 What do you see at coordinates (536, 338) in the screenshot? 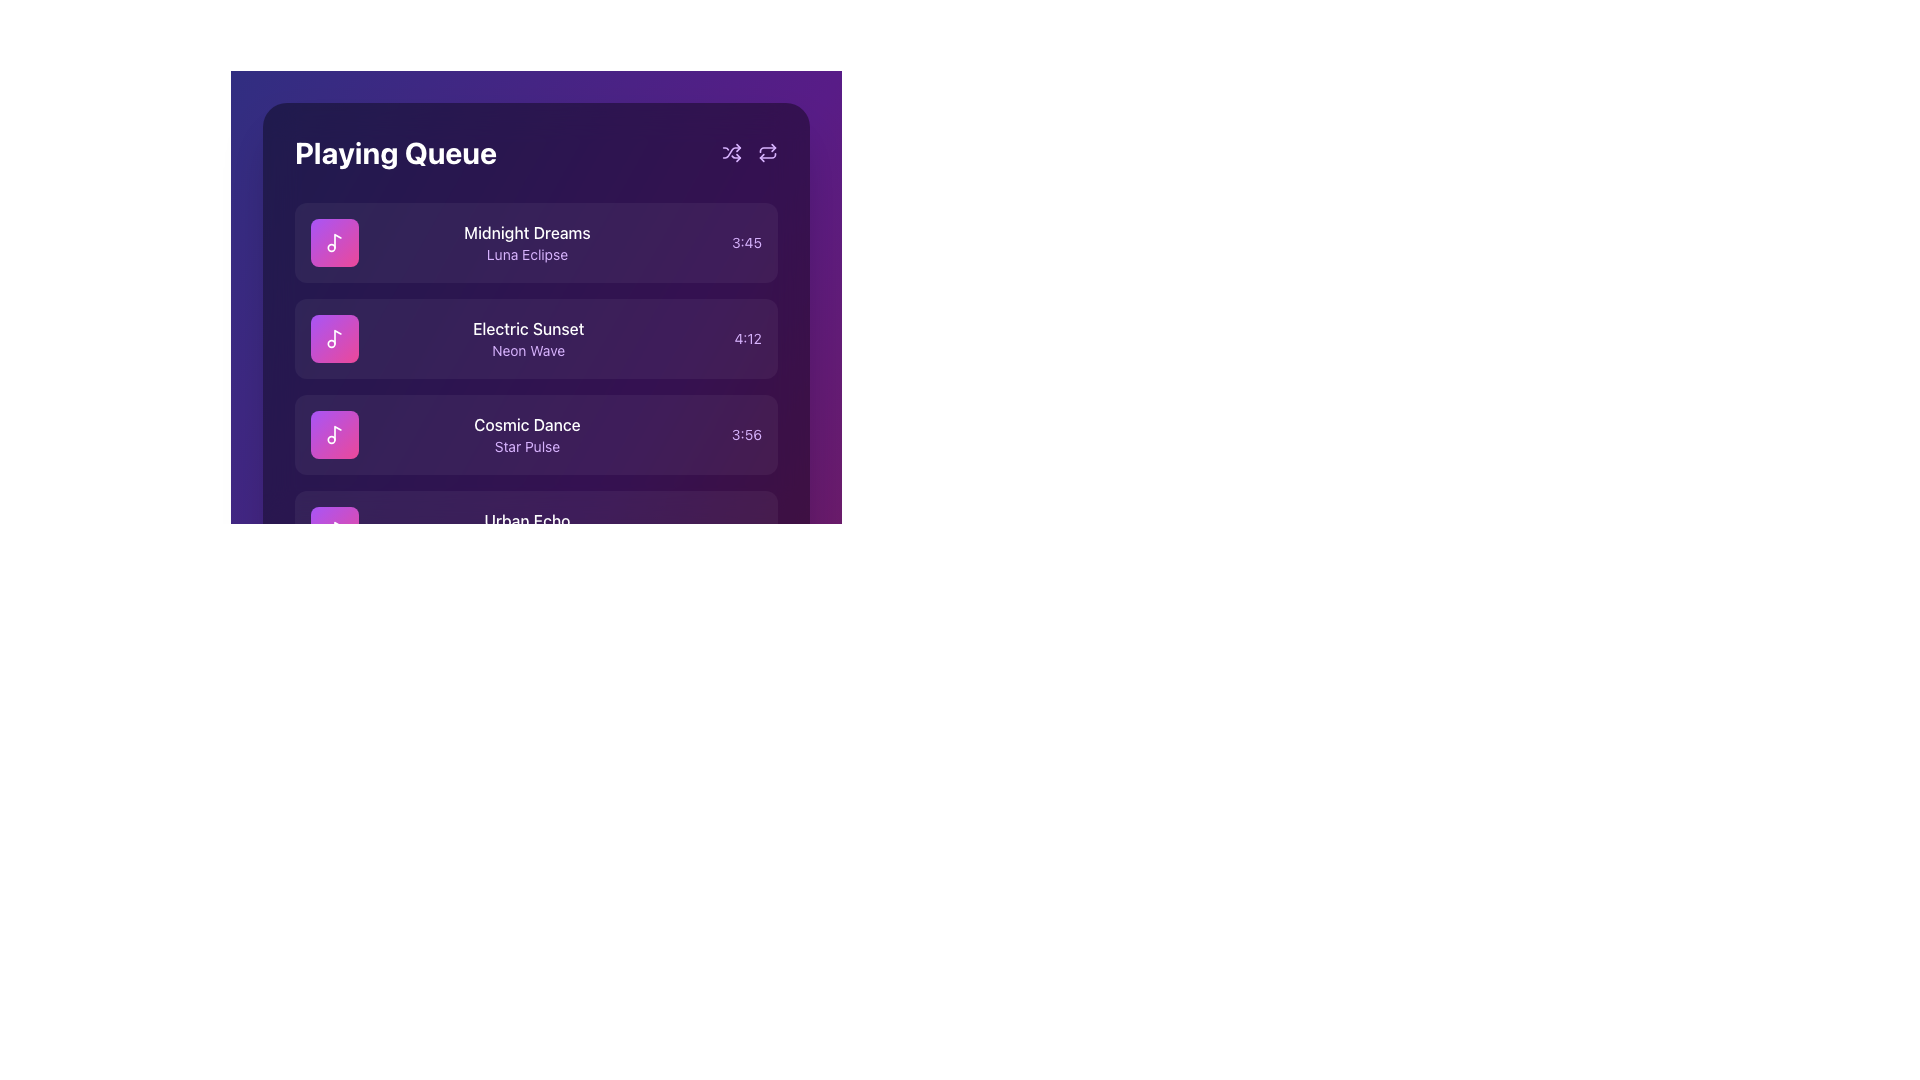
I see `the second list item titled 'Electric Sunset' in the Playing Queue sidebar` at bounding box center [536, 338].